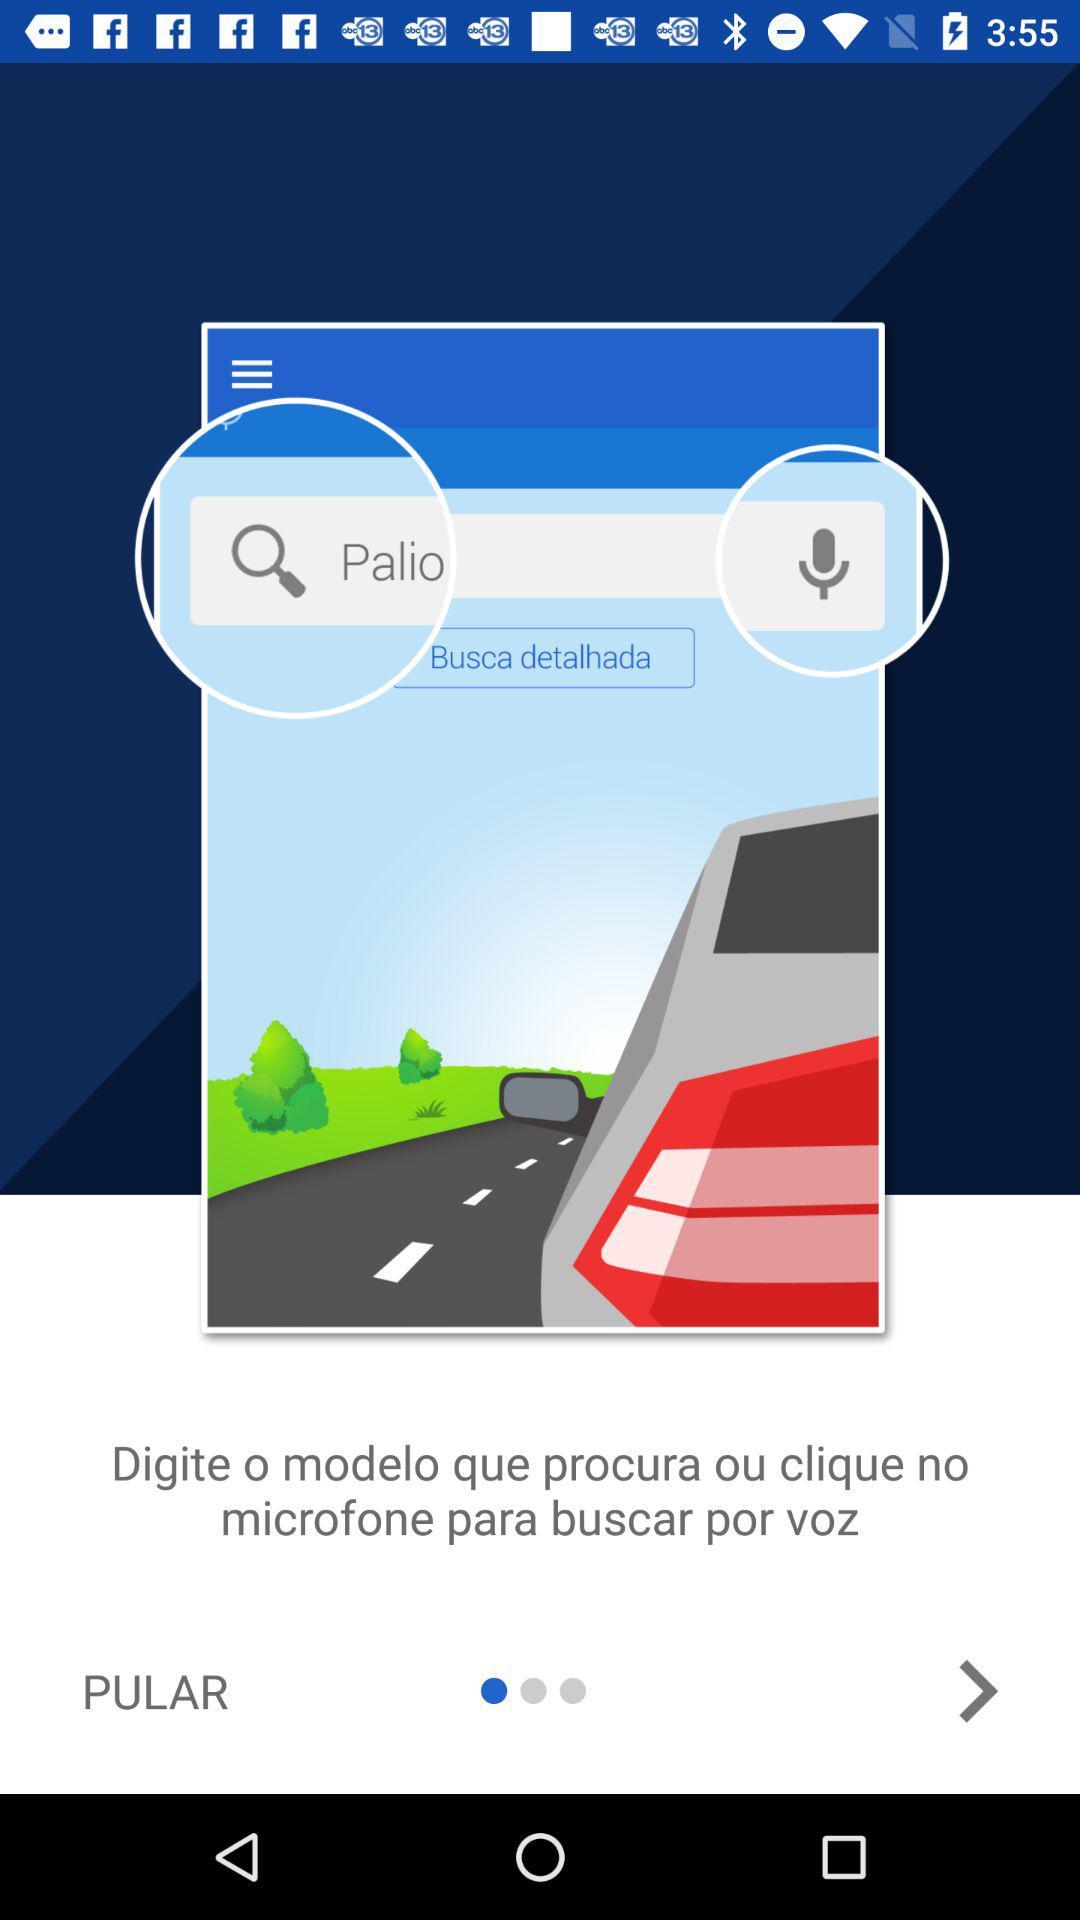 The image size is (1080, 1920). I want to click on the icon at the bottom right corner, so click(976, 1690).